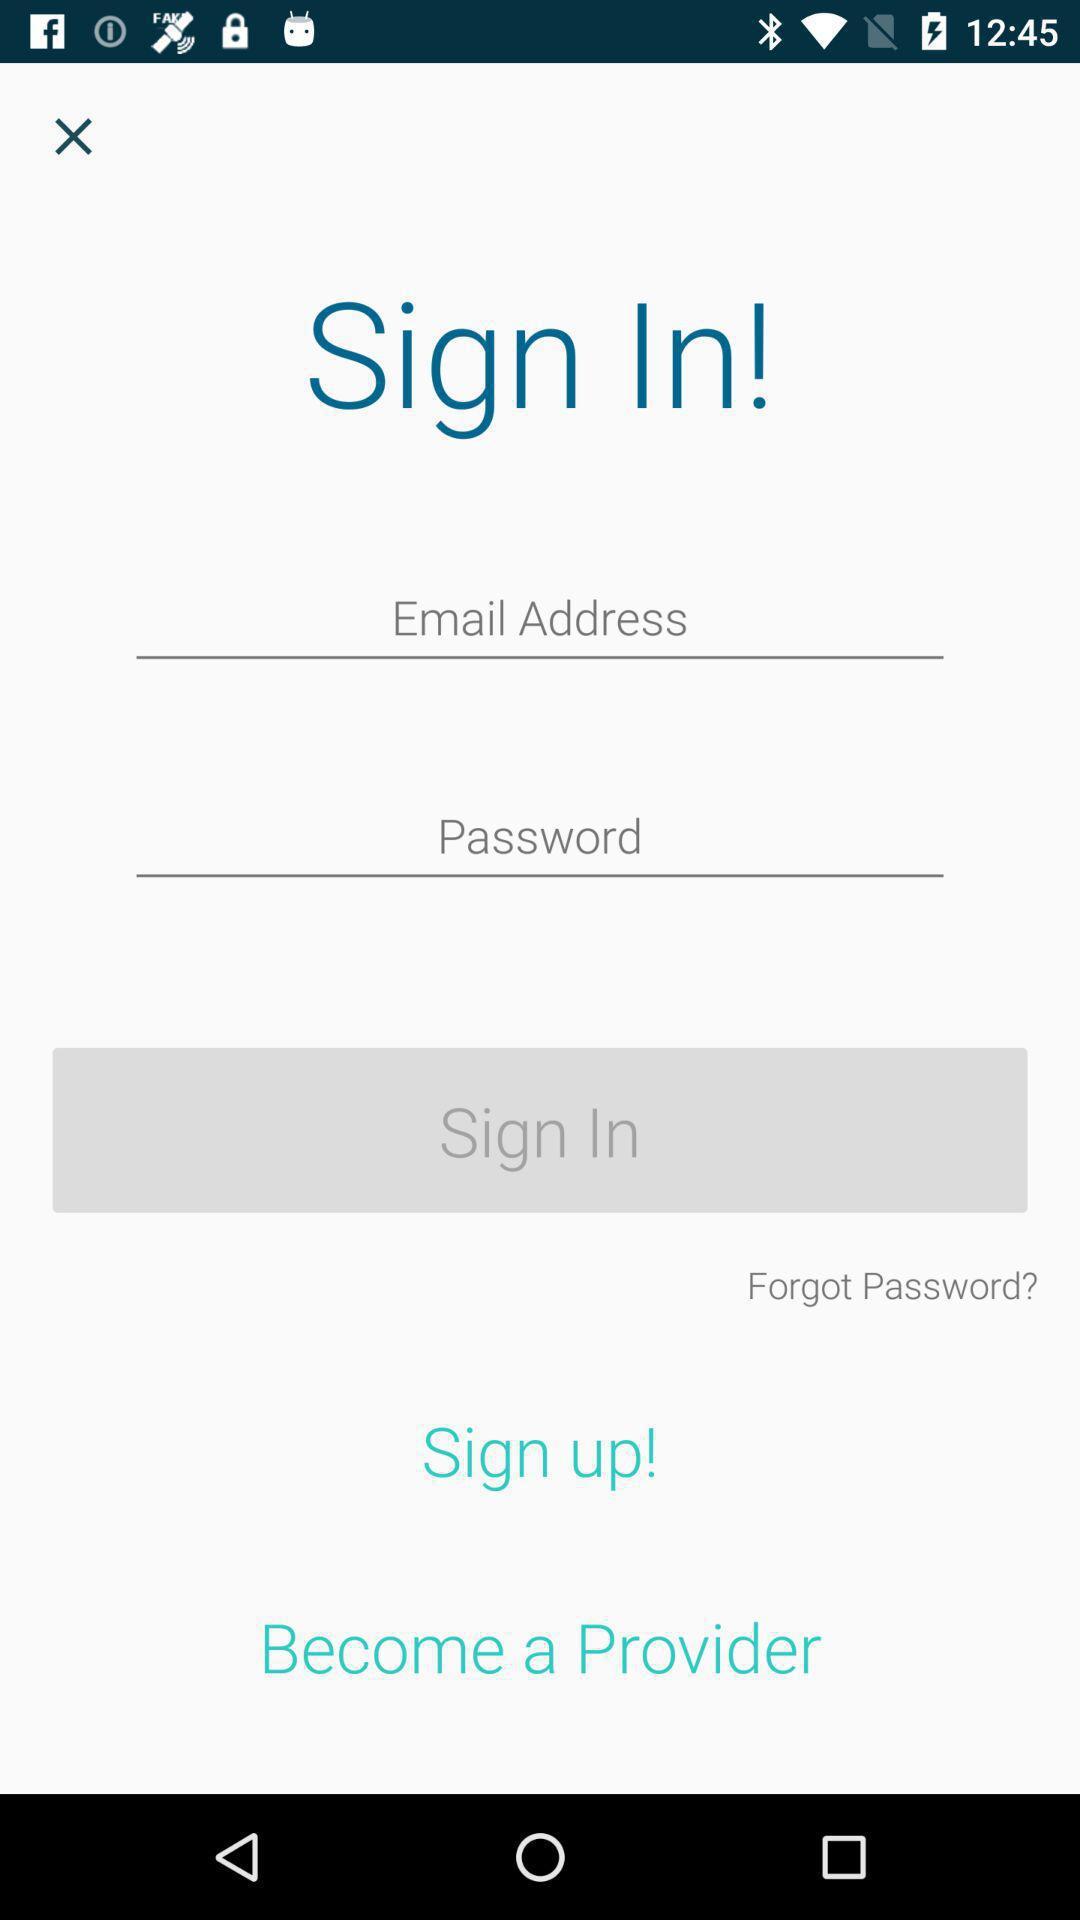 Image resolution: width=1080 pixels, height=1920 pixels. What do you see at coordinates (891, 1284) in the screenshot?
I see `the icon above sign up! item` at bounding box center [891, 1284].